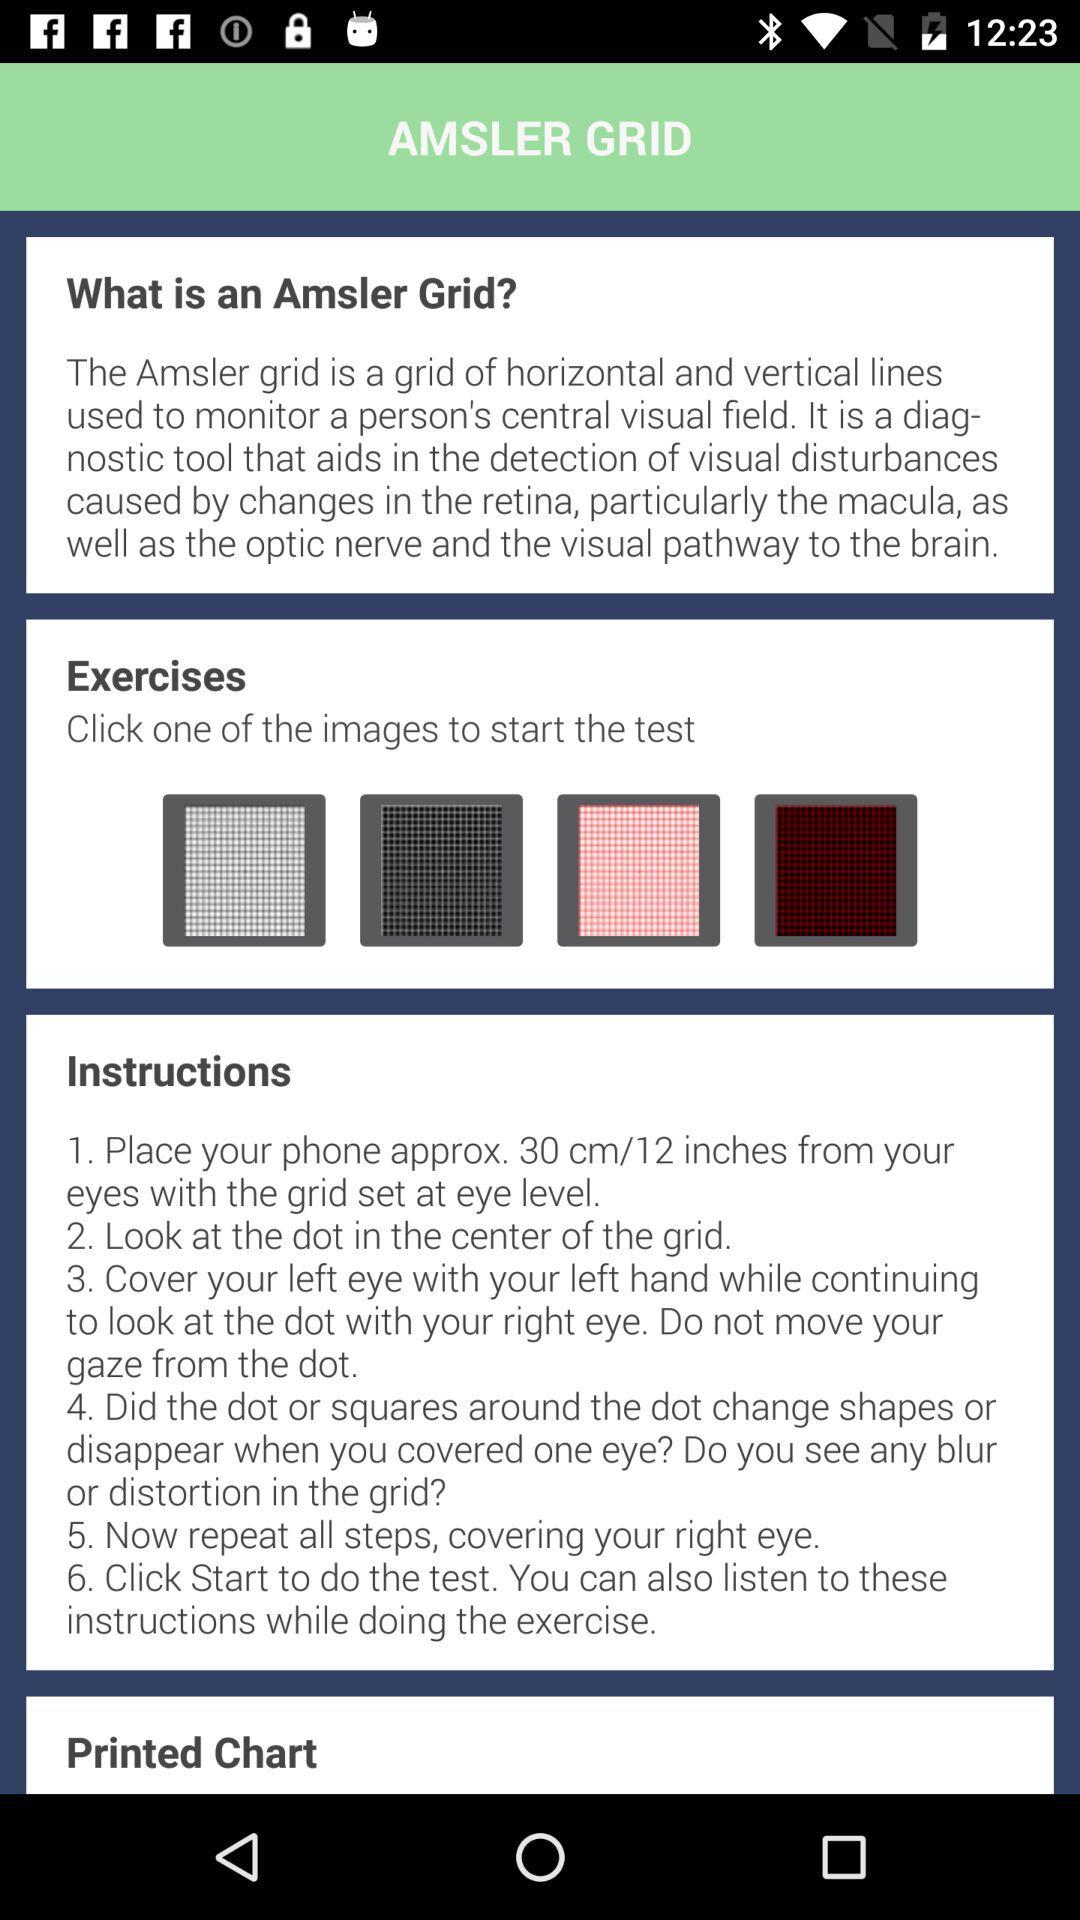  I want to click on choose grid for test, so click(243, 870).